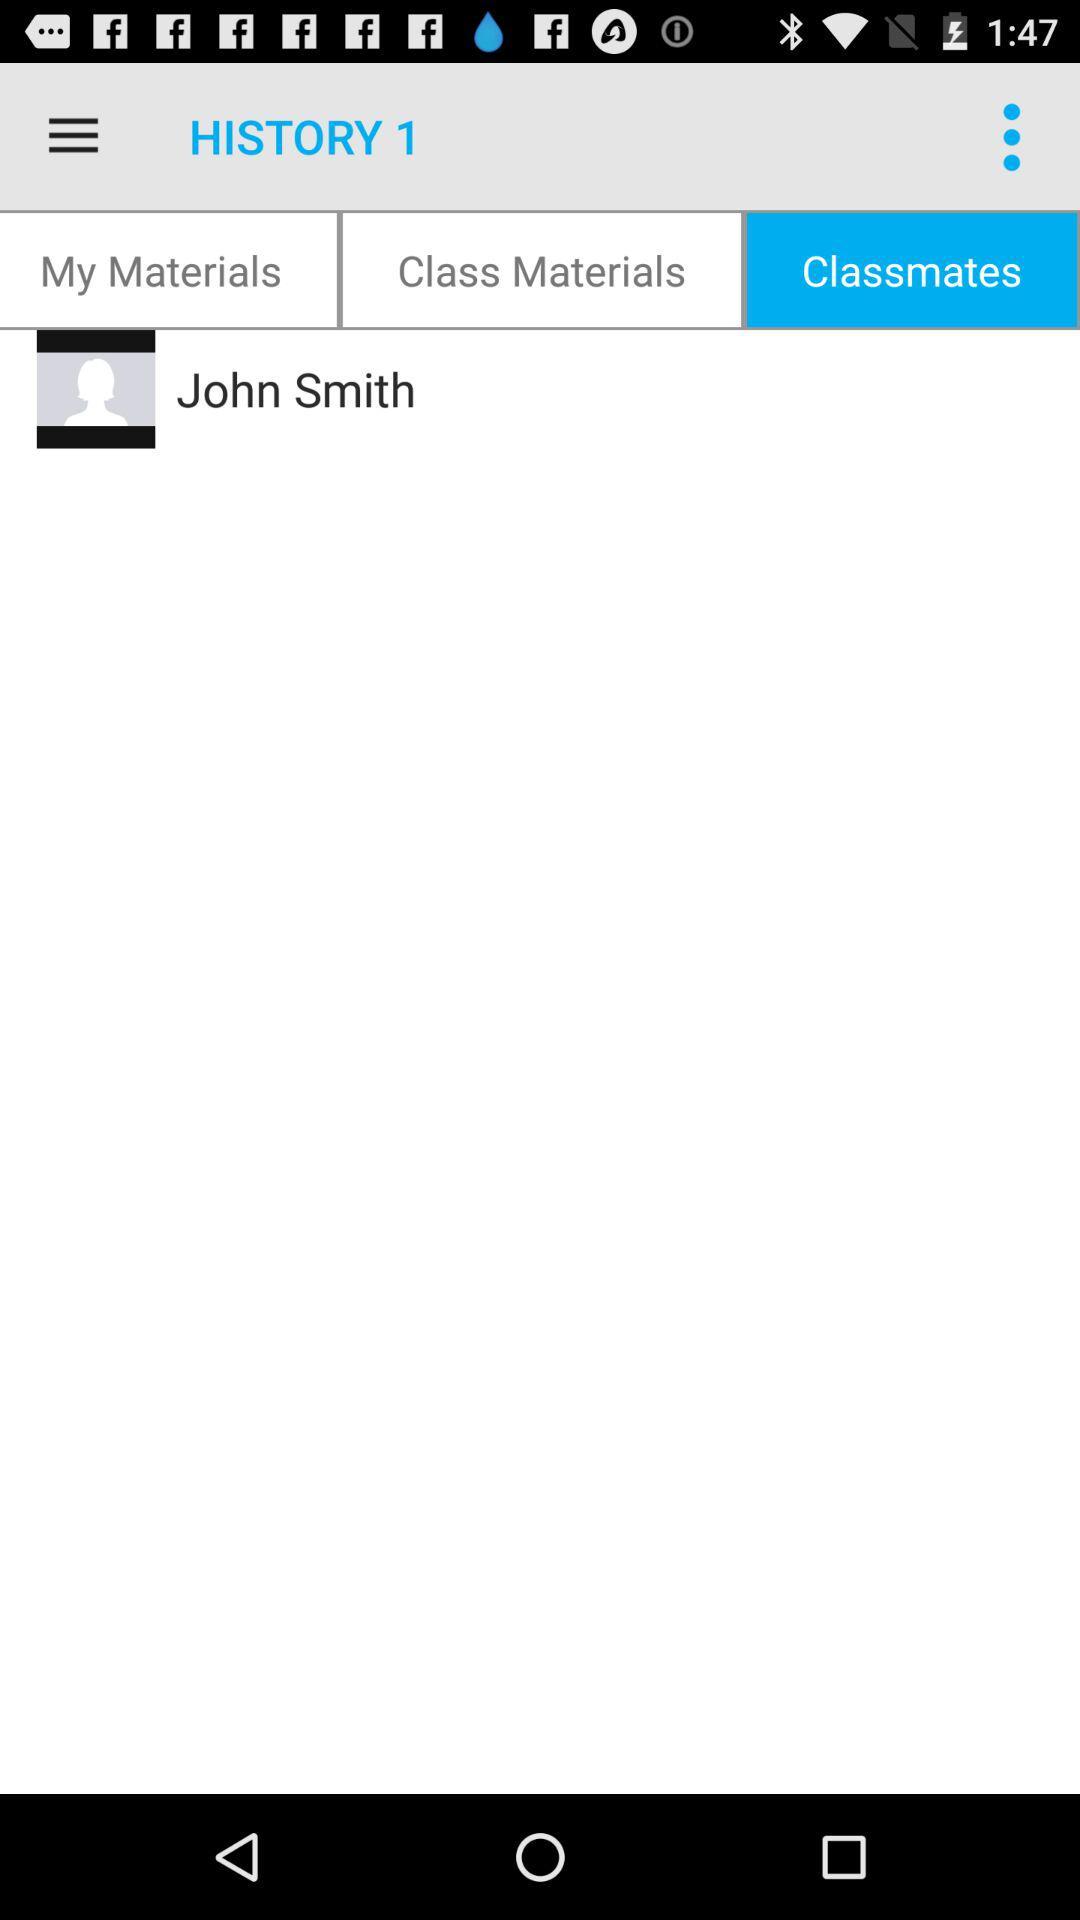 The image size is (1080, 1920). I want to click on icon next to the class materials icon, so click(168, 268).